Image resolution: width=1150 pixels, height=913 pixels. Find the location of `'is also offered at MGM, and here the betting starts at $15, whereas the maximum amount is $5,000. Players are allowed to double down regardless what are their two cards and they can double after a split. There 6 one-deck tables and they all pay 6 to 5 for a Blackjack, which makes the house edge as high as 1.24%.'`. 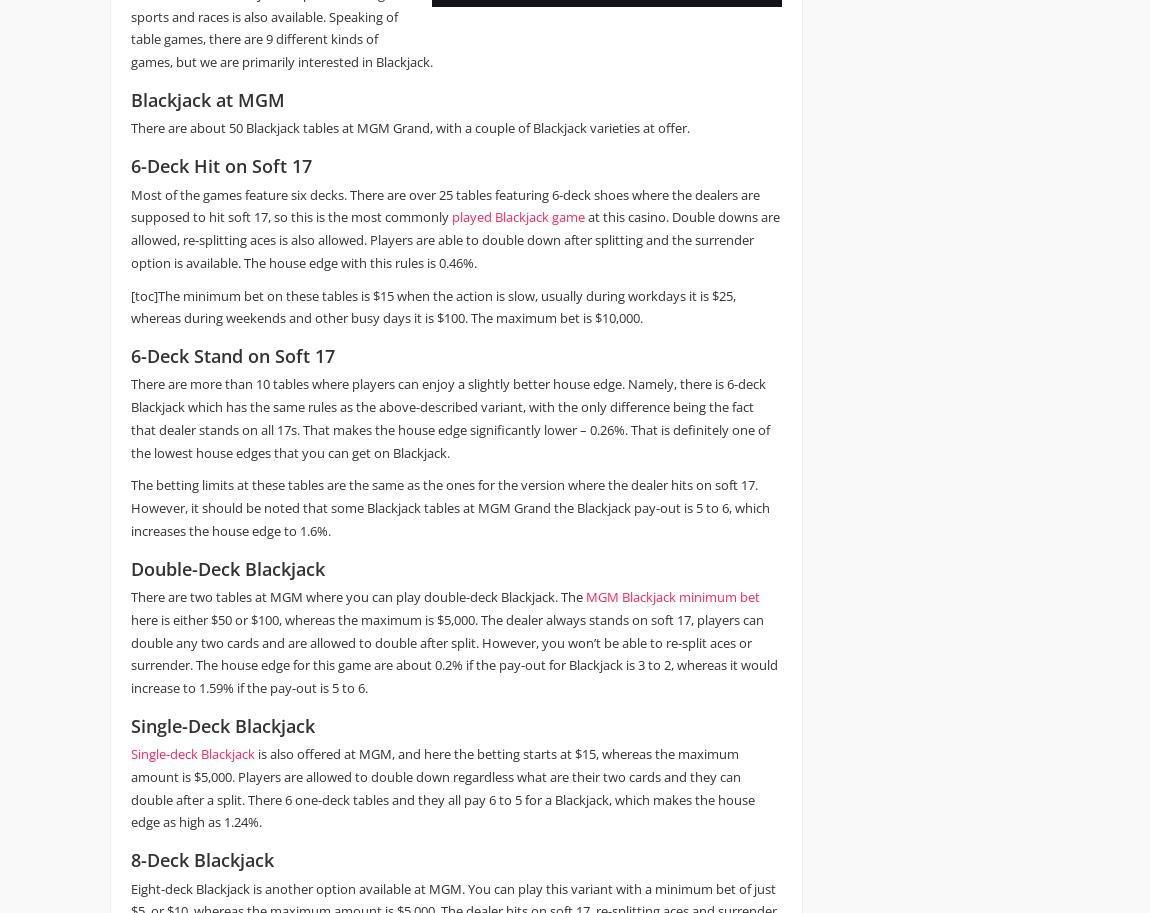

'is also offered at MGM, and here the betting starts at $15, whereas the maximum amount is $5,000. Players are allowed to double down regardless what are their two cards and they can double after a split. There 6 one-deck tables and they all pay 6 to 5 for a Blackjack, which makes the house edge as high as 1.24%.' is located at coordinates (442, 788).